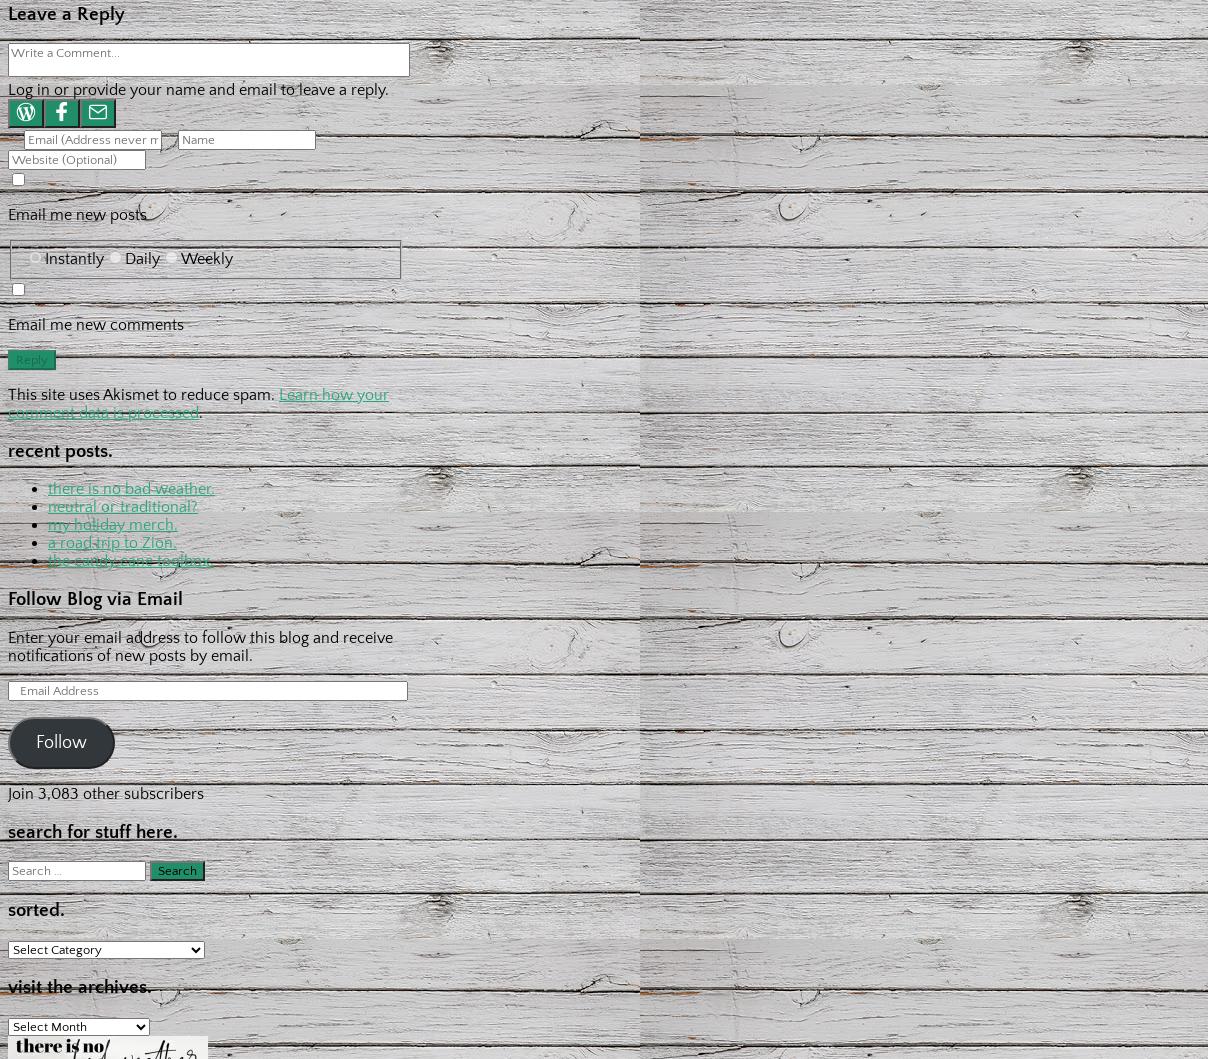  I want to click on 'Join 3,083 other subscribers', so click(6, 791).